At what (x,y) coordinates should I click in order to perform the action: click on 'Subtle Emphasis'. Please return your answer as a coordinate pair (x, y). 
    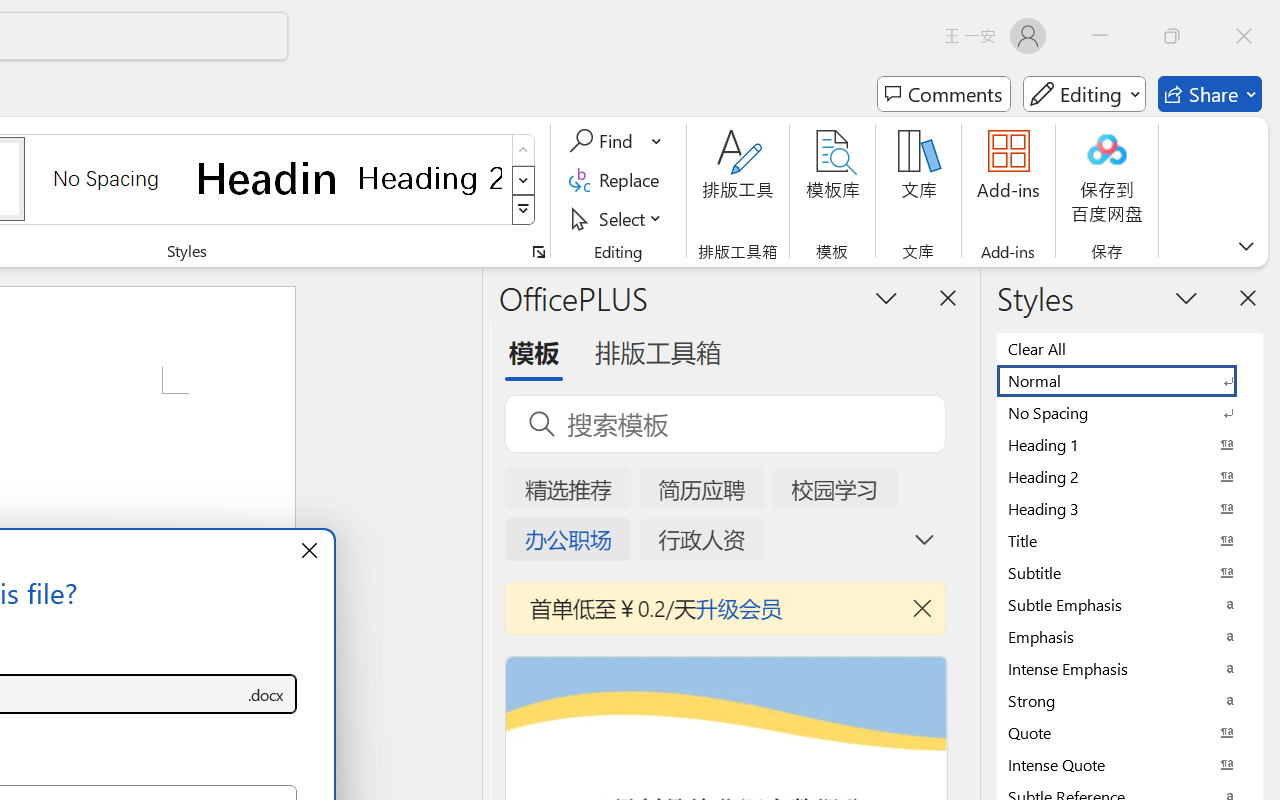
    Looking at the image, I should click on (1130, 604).